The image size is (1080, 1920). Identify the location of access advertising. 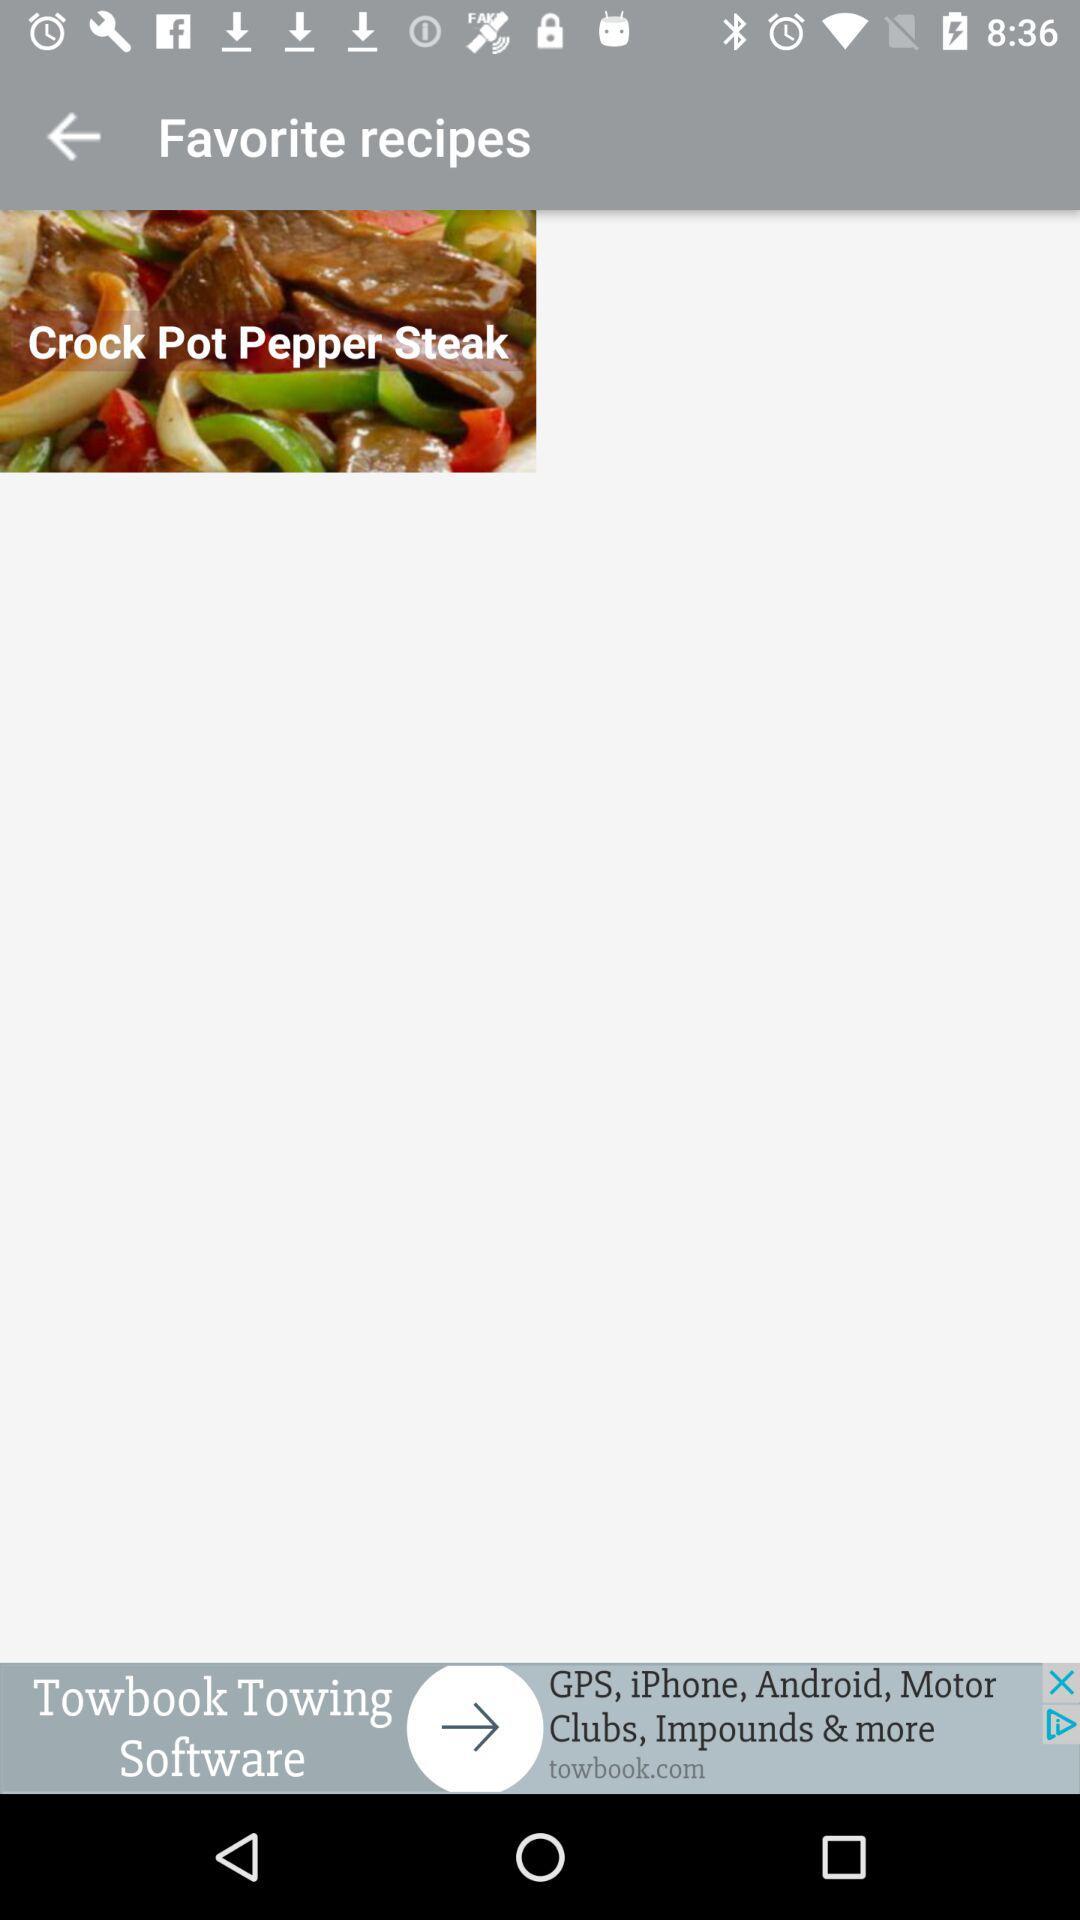
(540, 1727).